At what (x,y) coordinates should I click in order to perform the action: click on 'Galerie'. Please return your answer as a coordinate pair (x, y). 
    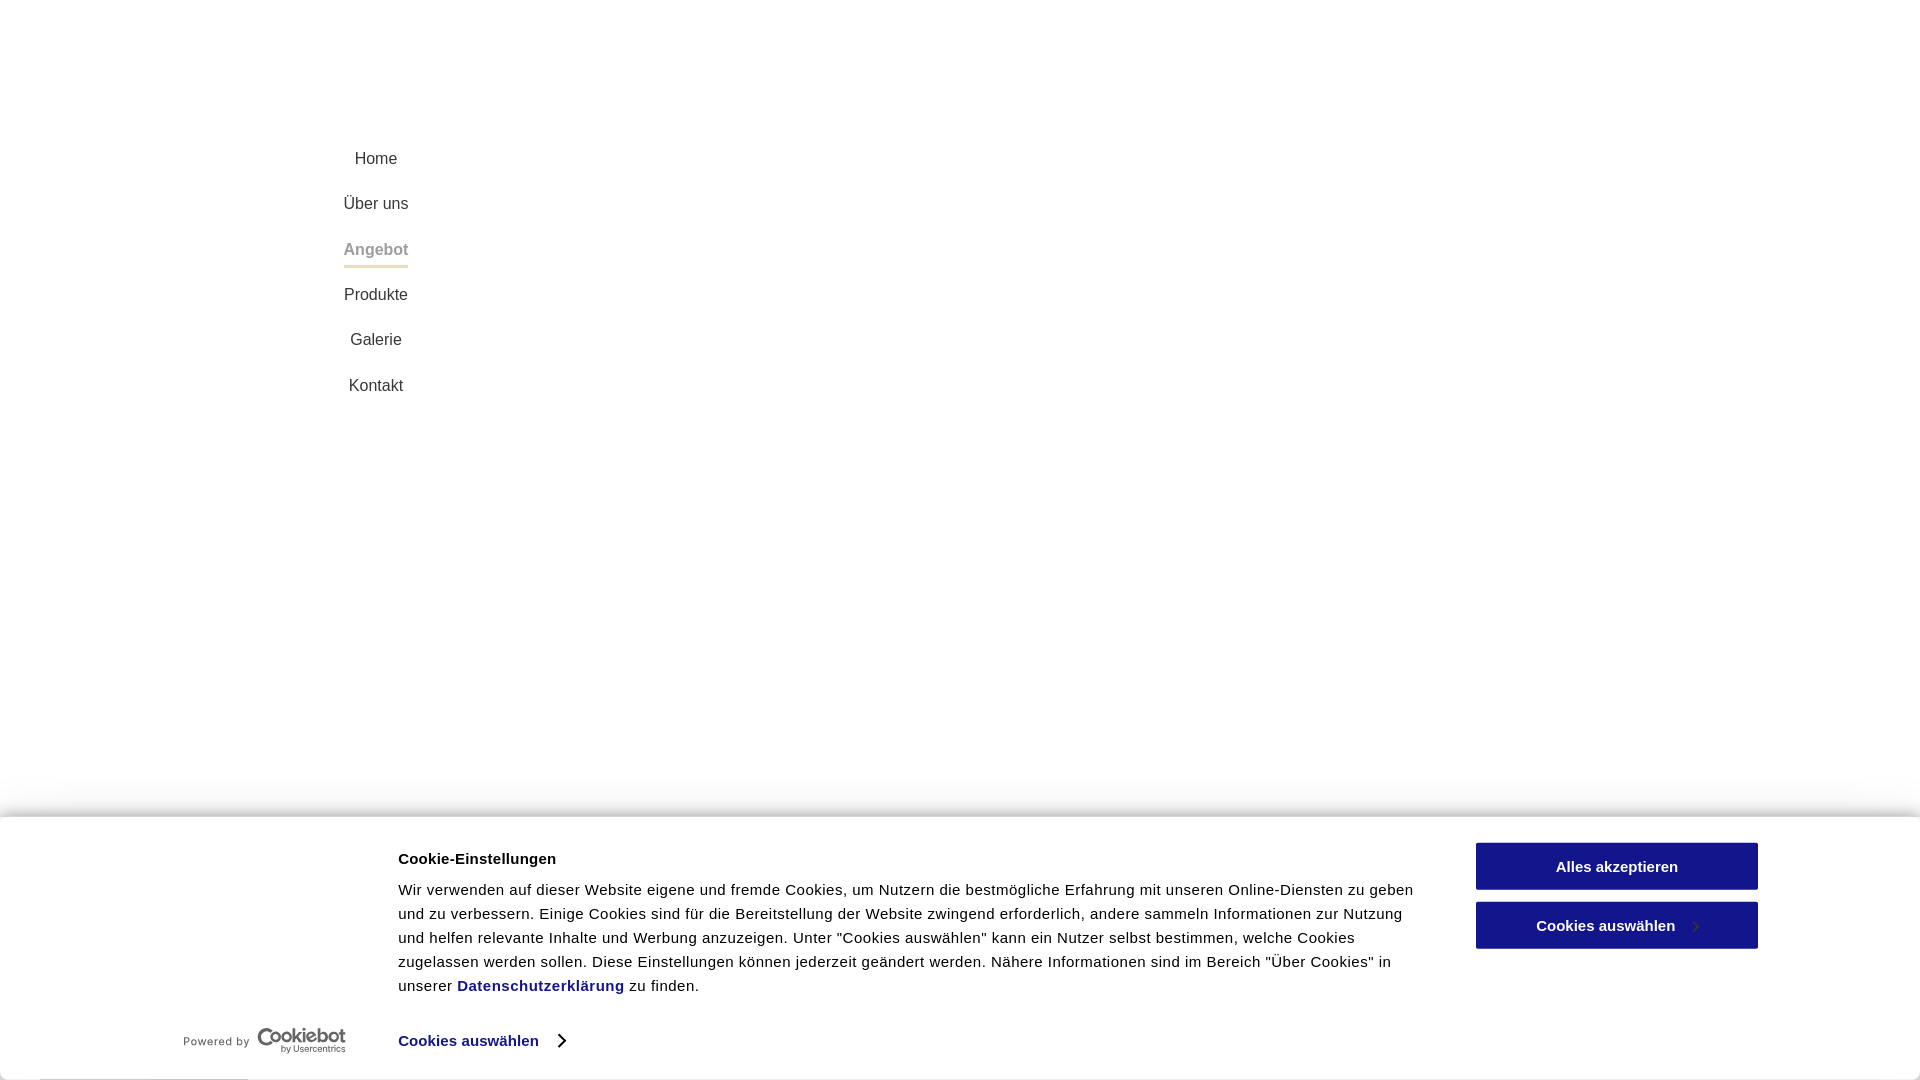
    Looking at the image, I should click on (375, 339).